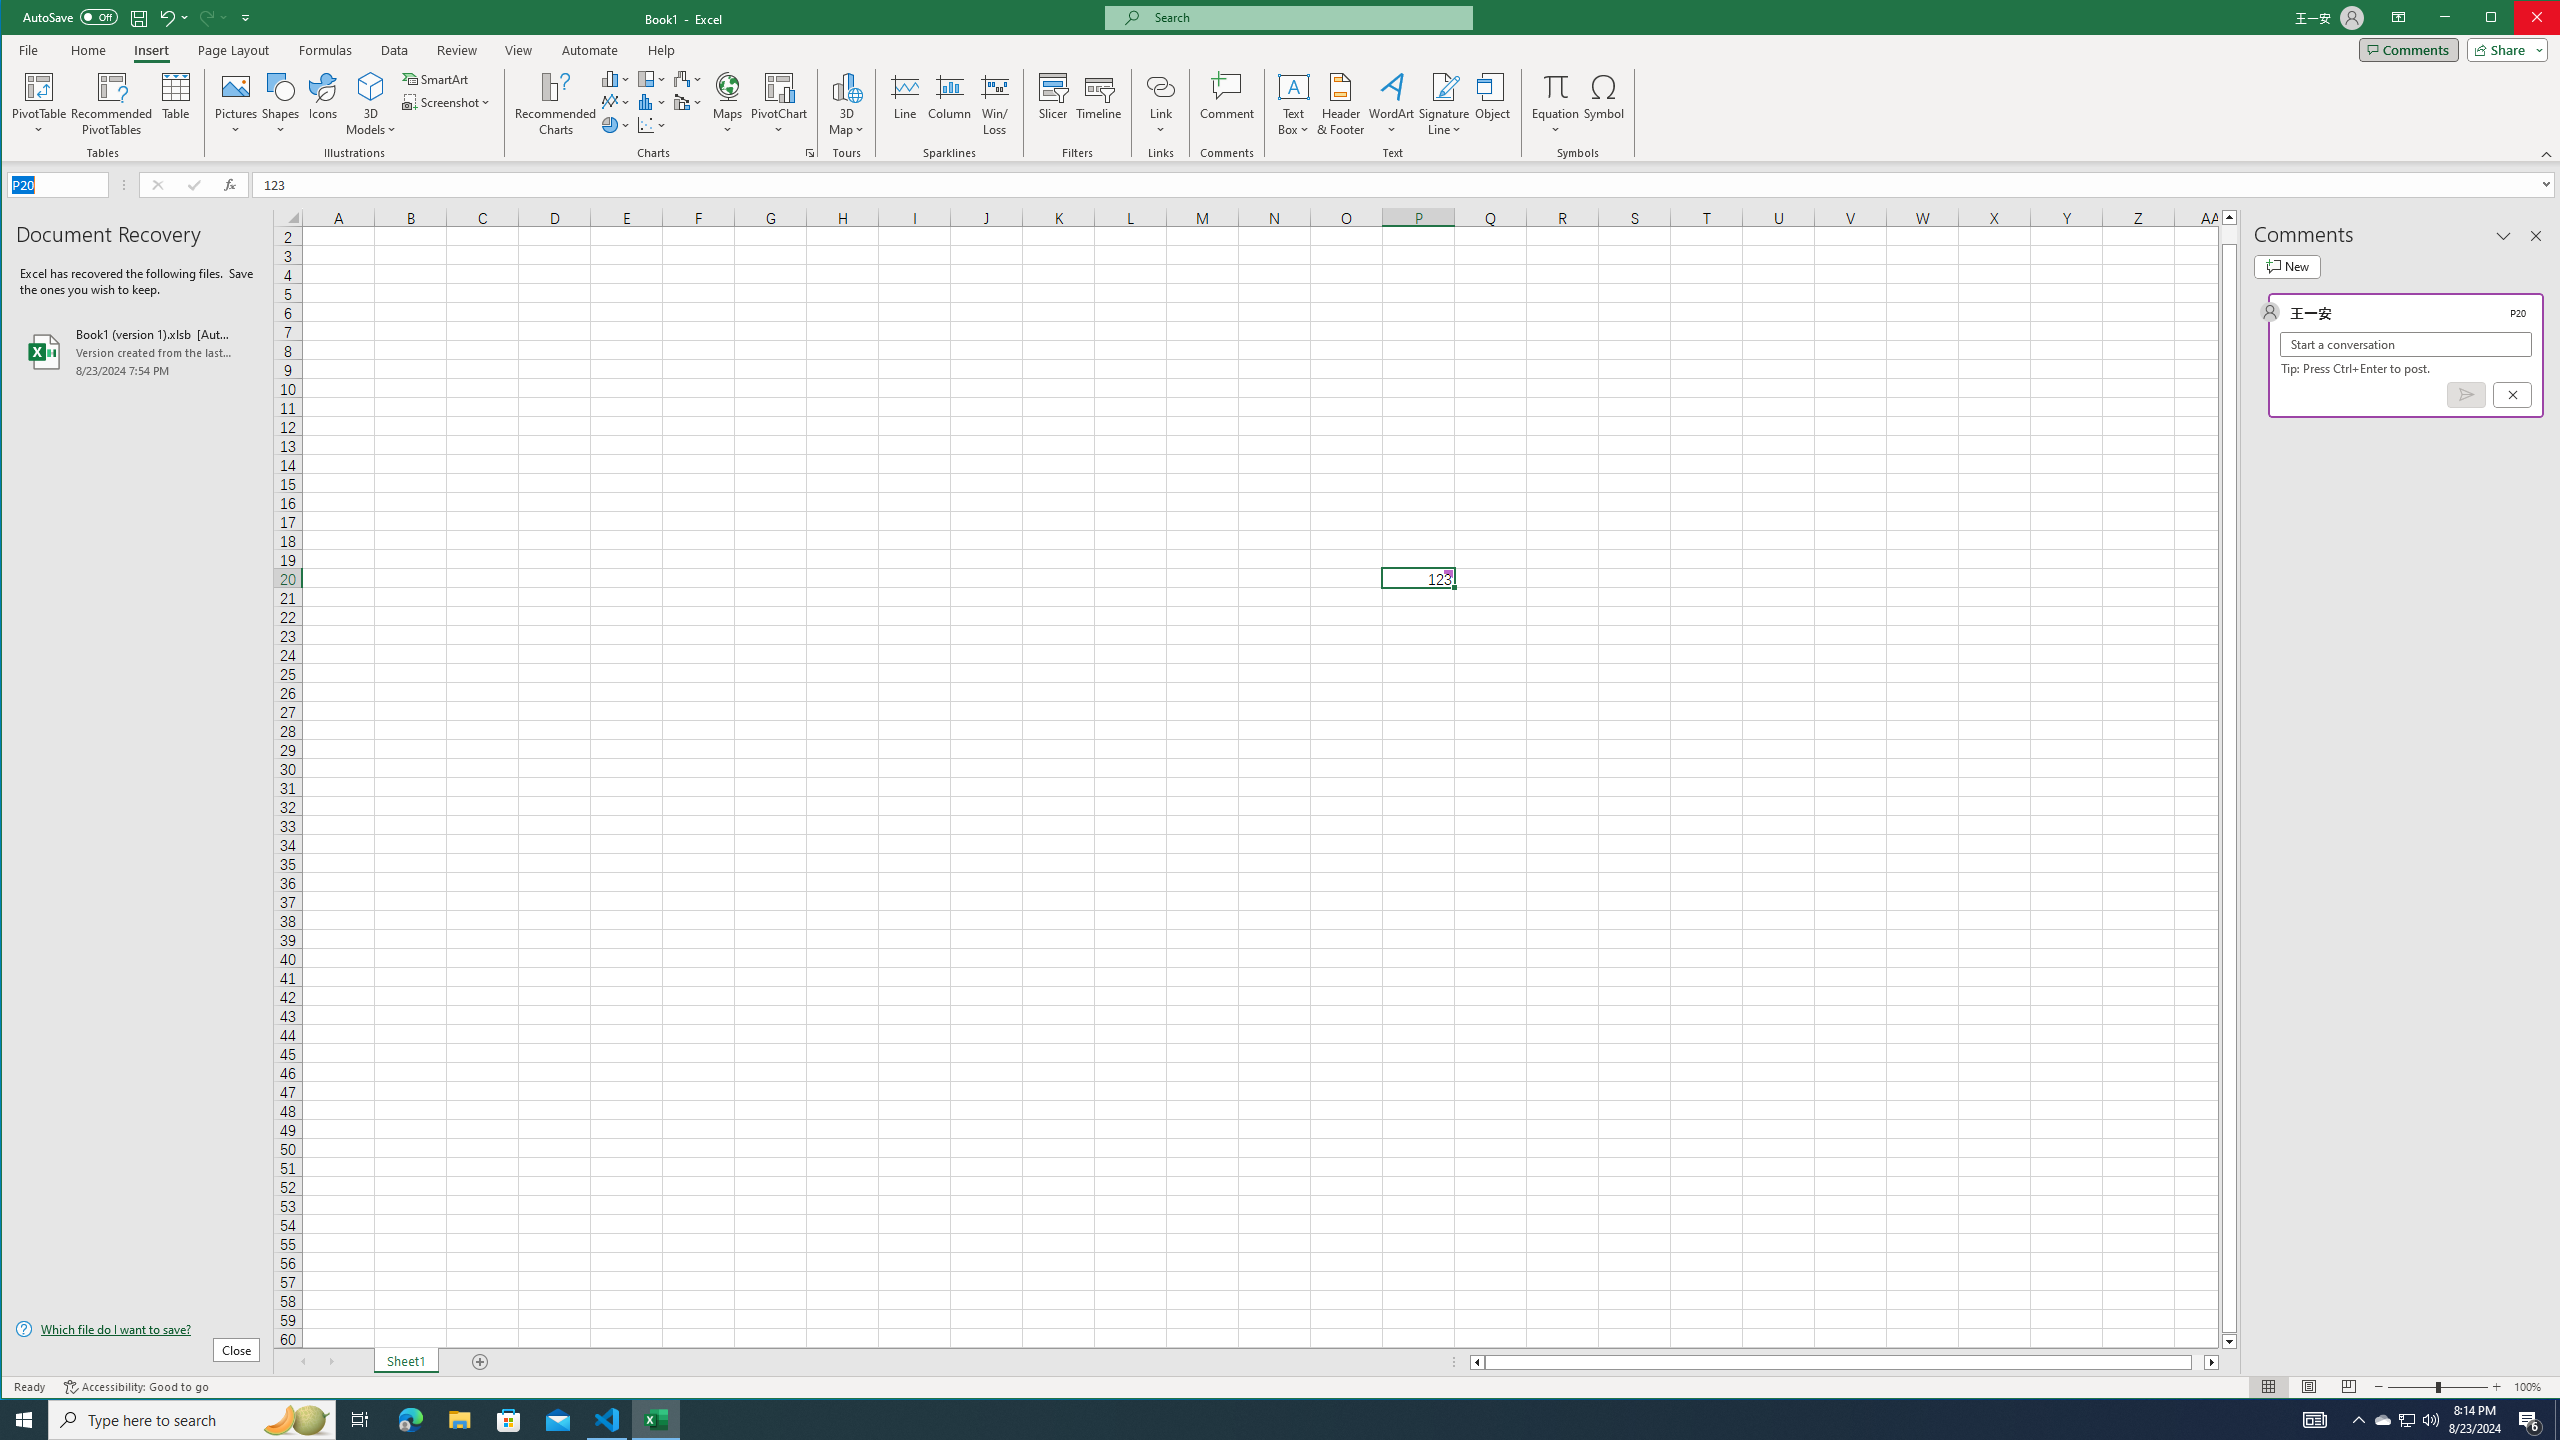 The width and height of the screenshot is (2560, 1440). What do you see at coordinates (652, 102) in the screenshot?
I see `'Insert Statistic Chart'` at bounding box center [652, 102].